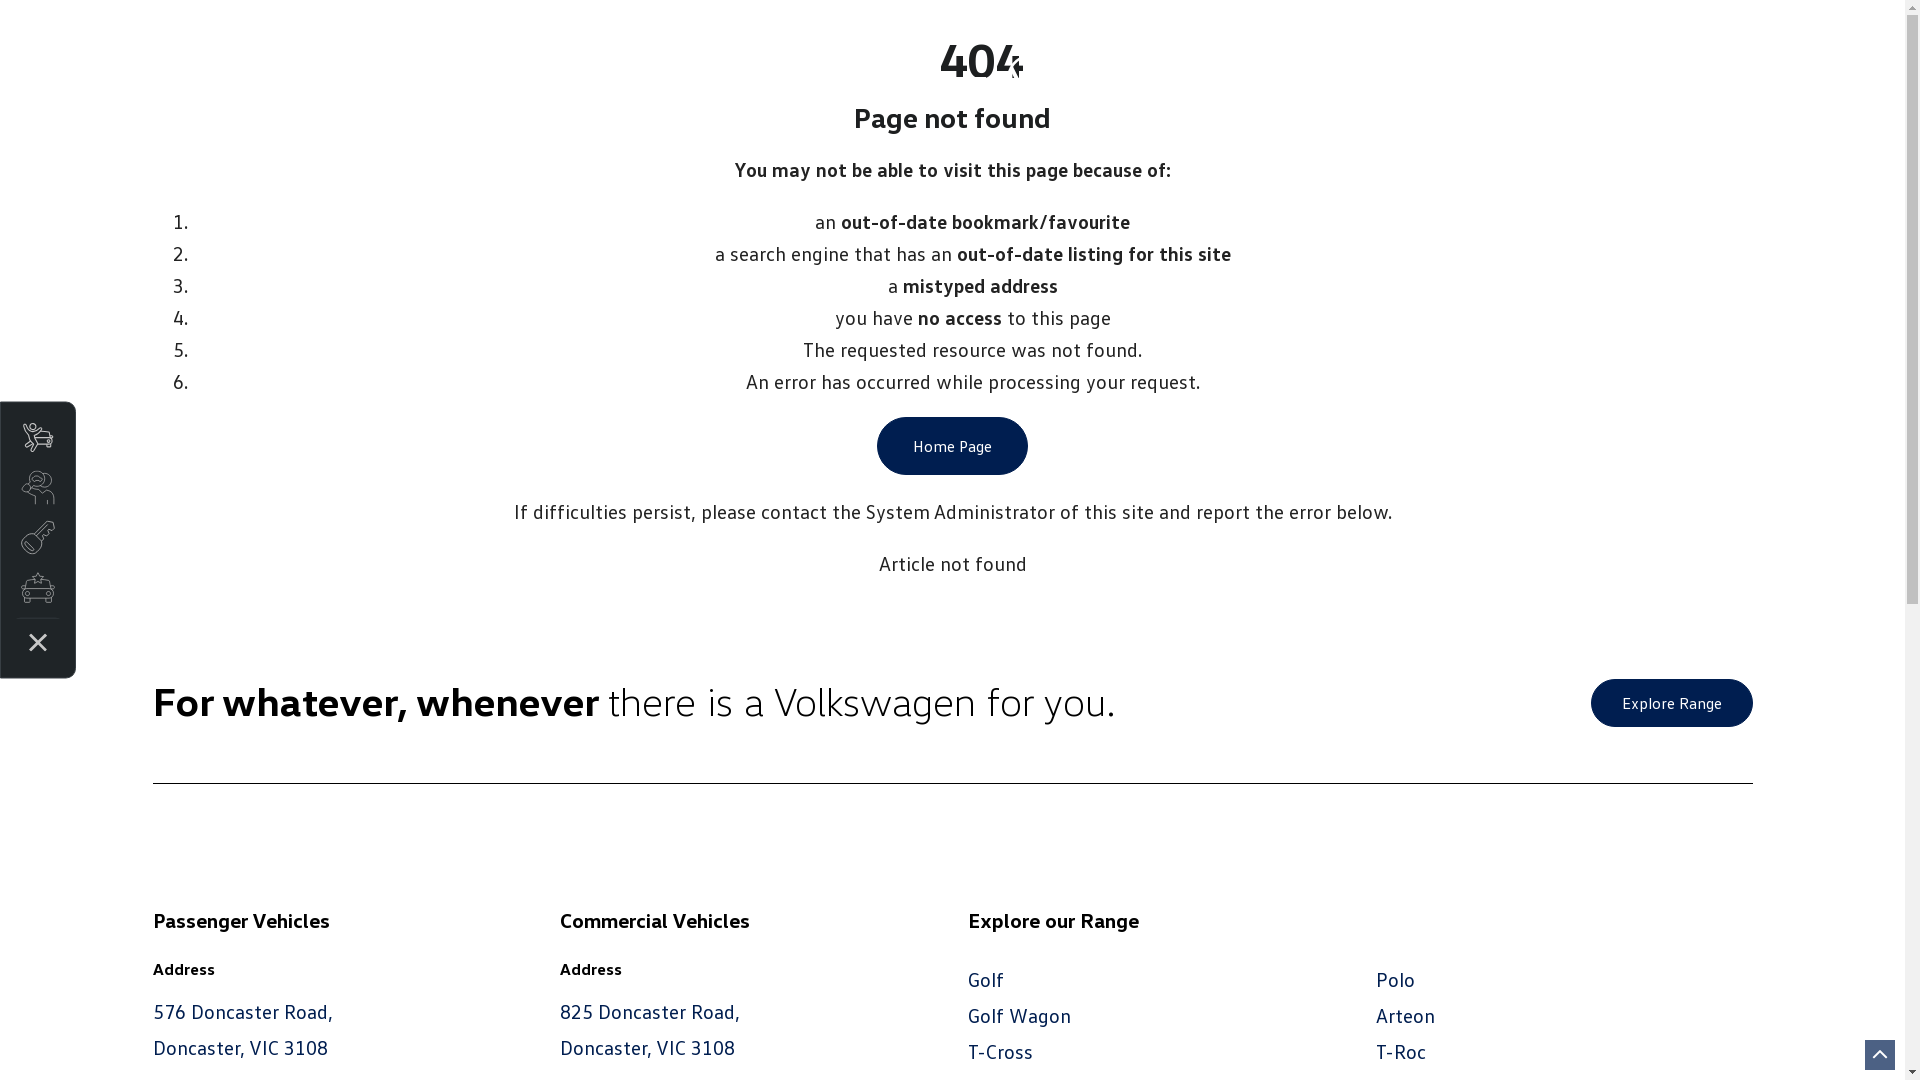 This screenshot has width=1920, height=1080. I want to click on 'Explore Range', so click(1670, 701).